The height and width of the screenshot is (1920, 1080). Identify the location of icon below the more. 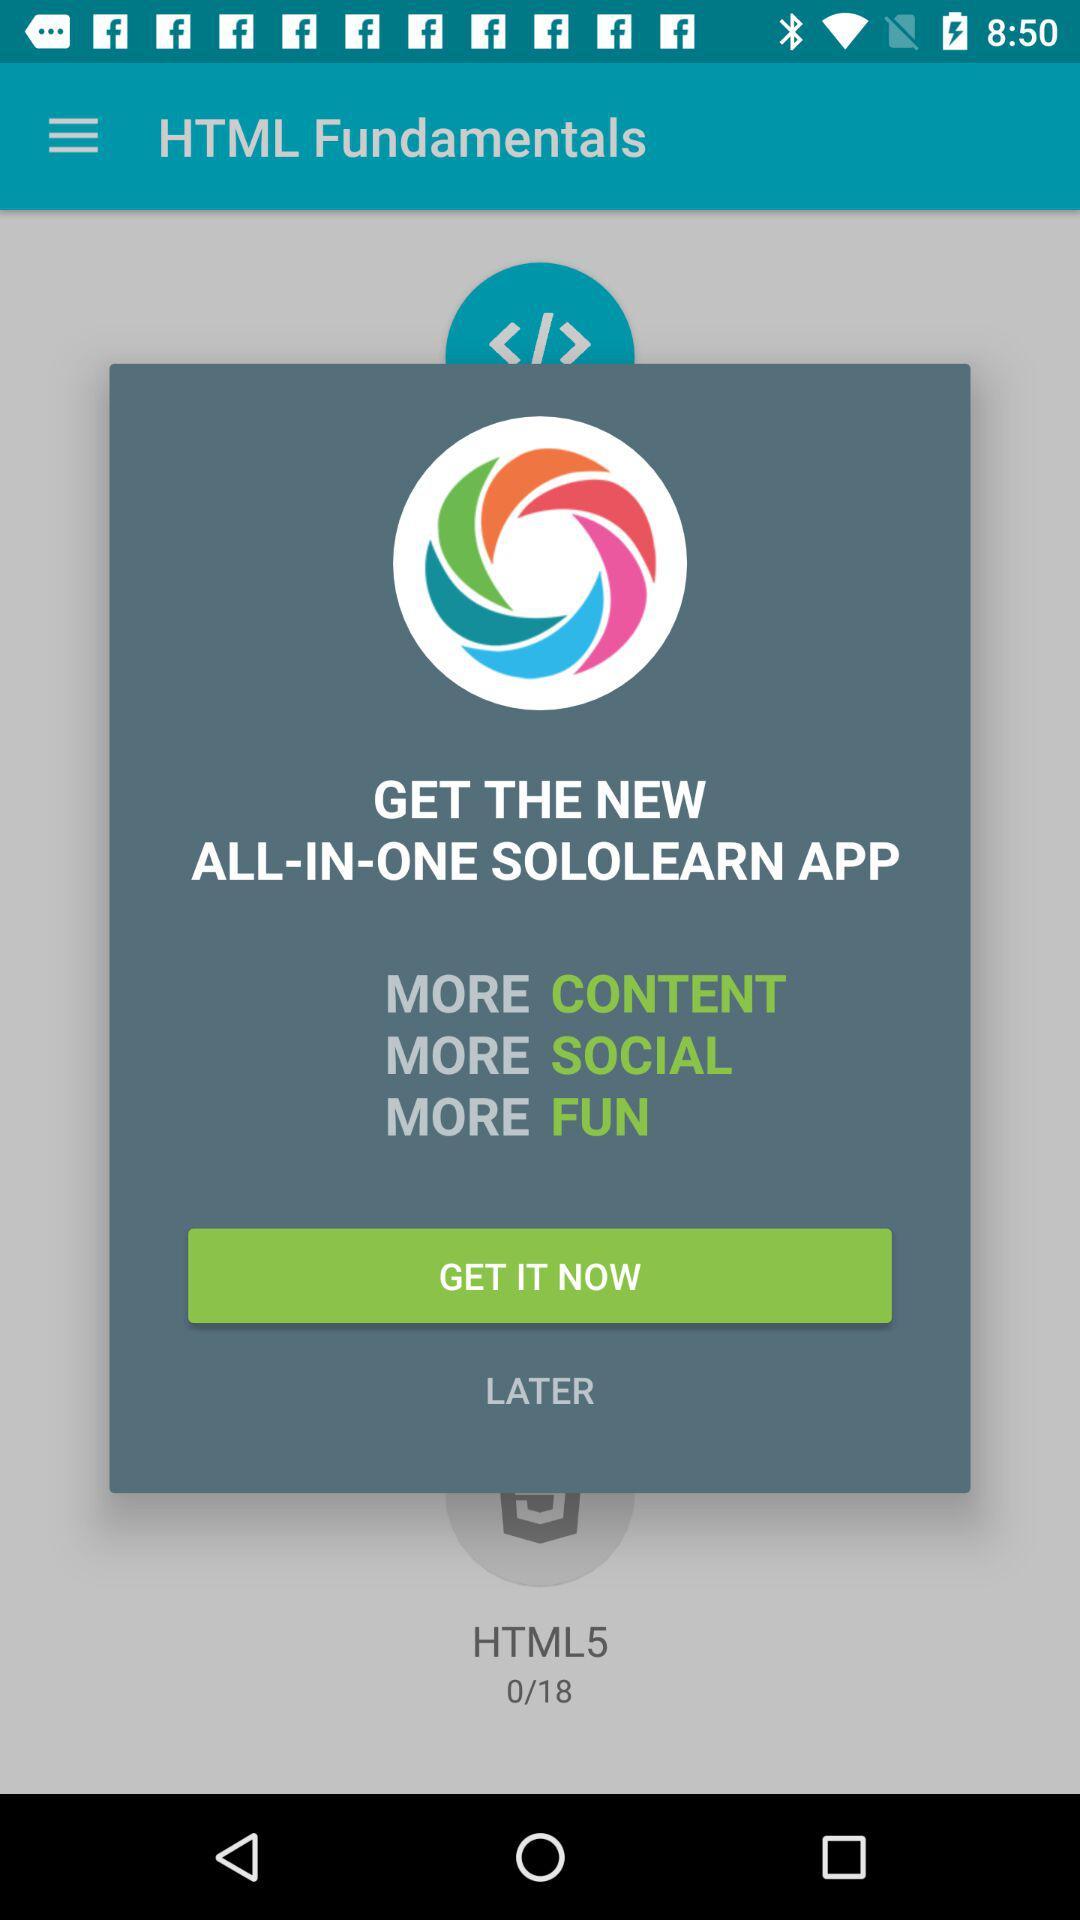
(540, 1274).